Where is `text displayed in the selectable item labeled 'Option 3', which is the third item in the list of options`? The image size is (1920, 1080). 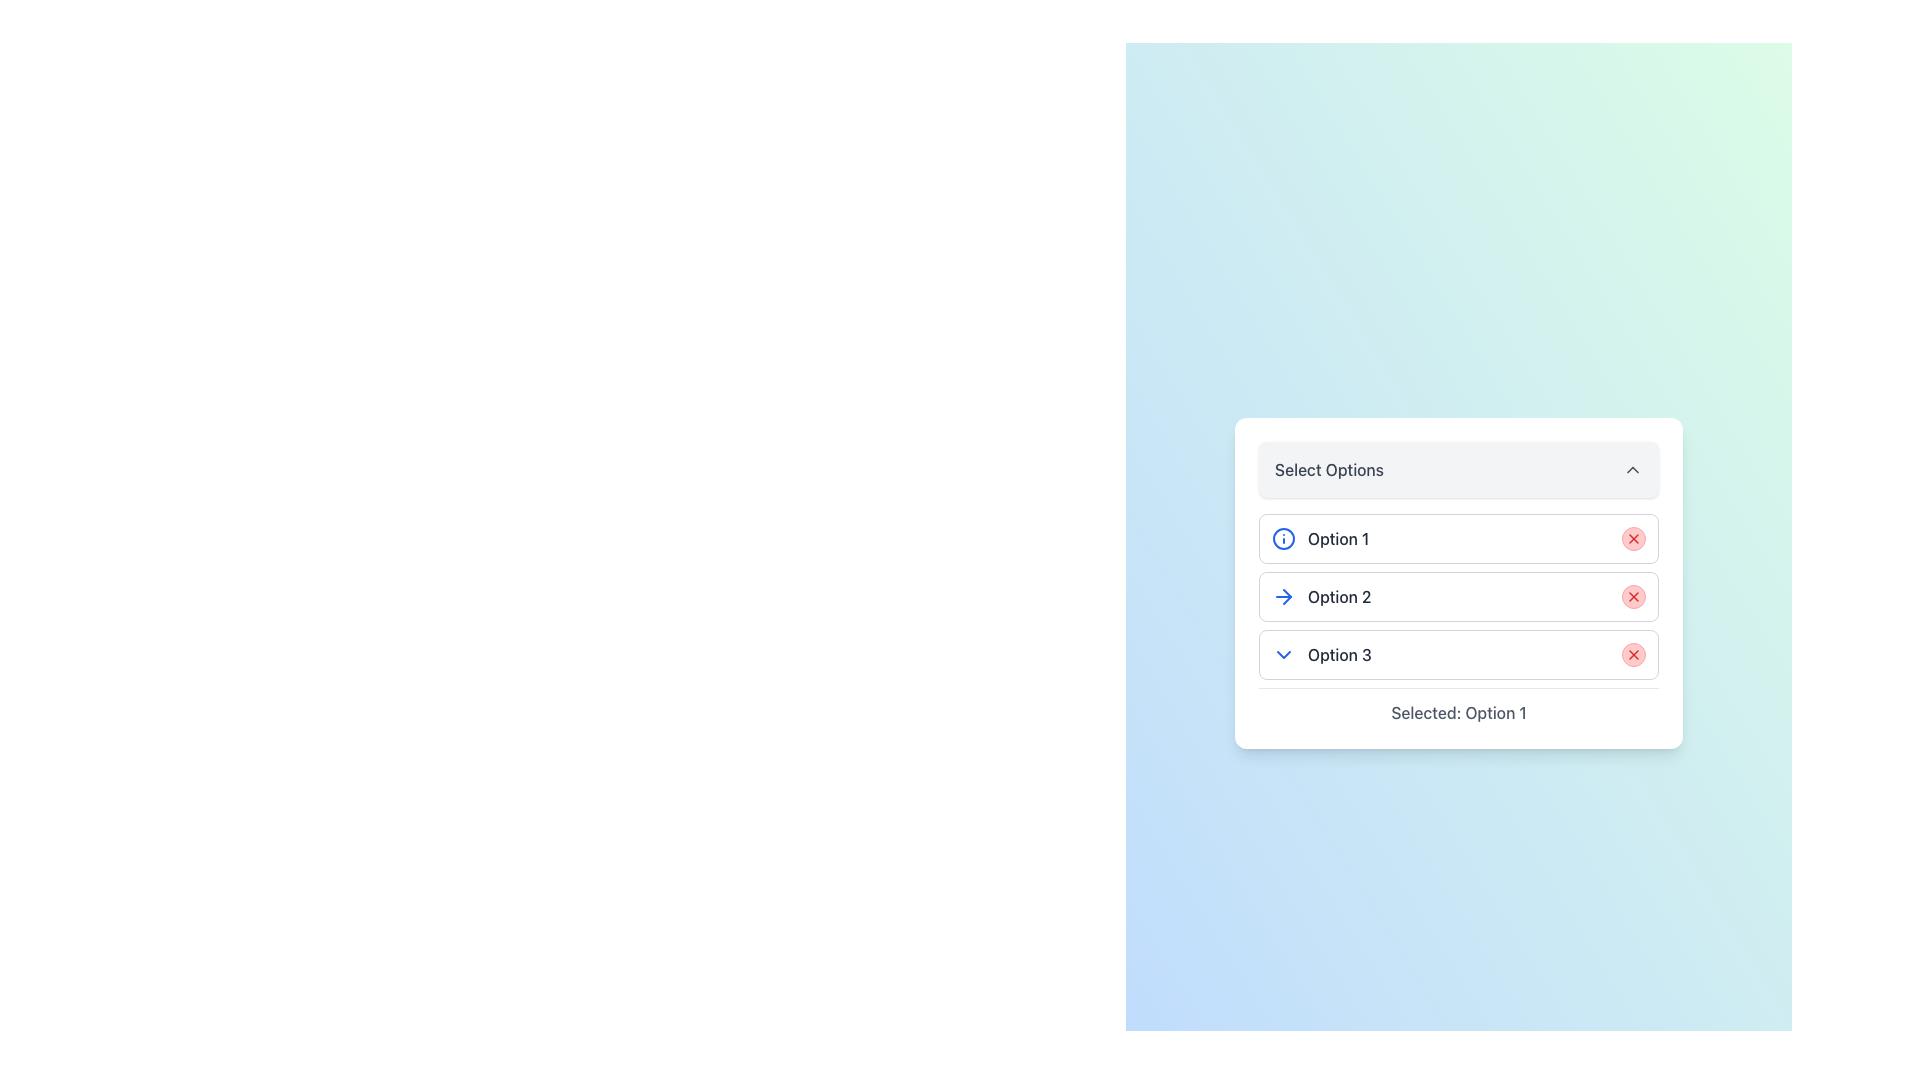
text displayed in the selectable item labeled 'Option 3', which is the third item in the list of options is located at coordinates (1339, 654).